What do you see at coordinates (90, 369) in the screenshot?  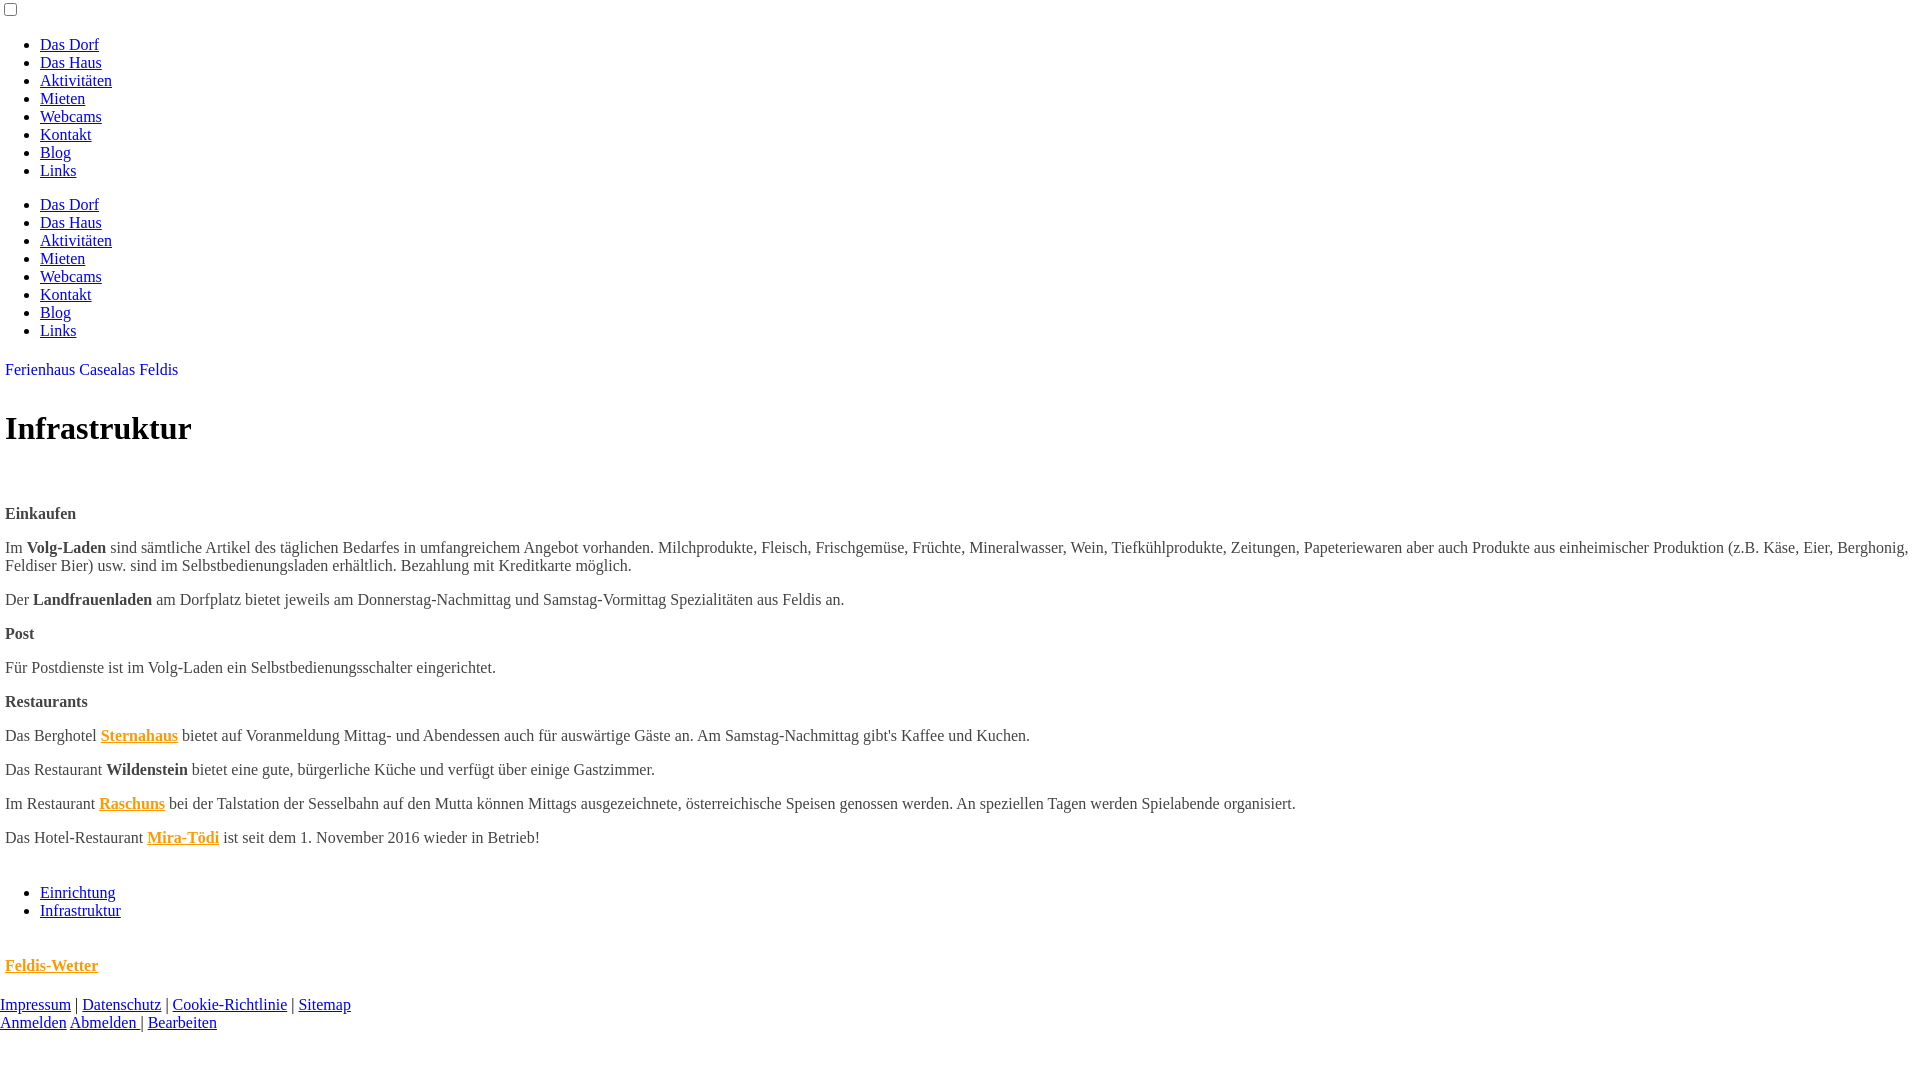 I see `'Ferienhaus Casealas Feldis'` at bounding box center [90, 369].